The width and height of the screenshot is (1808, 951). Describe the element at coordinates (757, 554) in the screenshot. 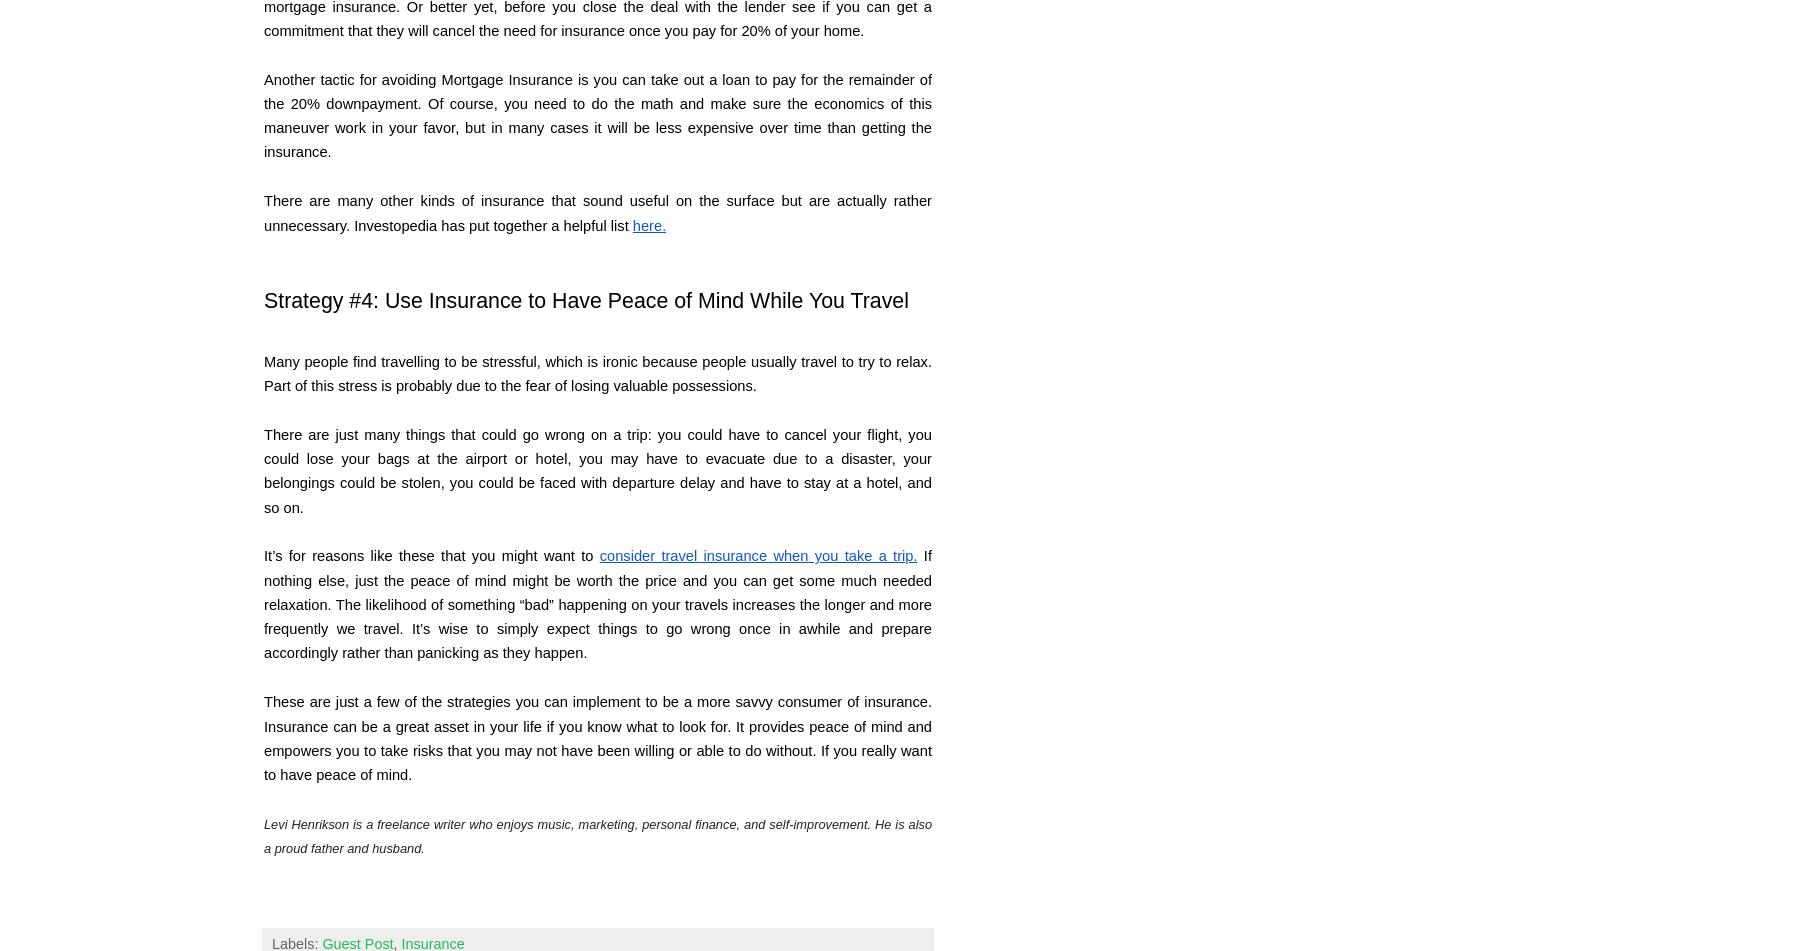

I see `'consider travel insurance when you take a trip.'` at that location.